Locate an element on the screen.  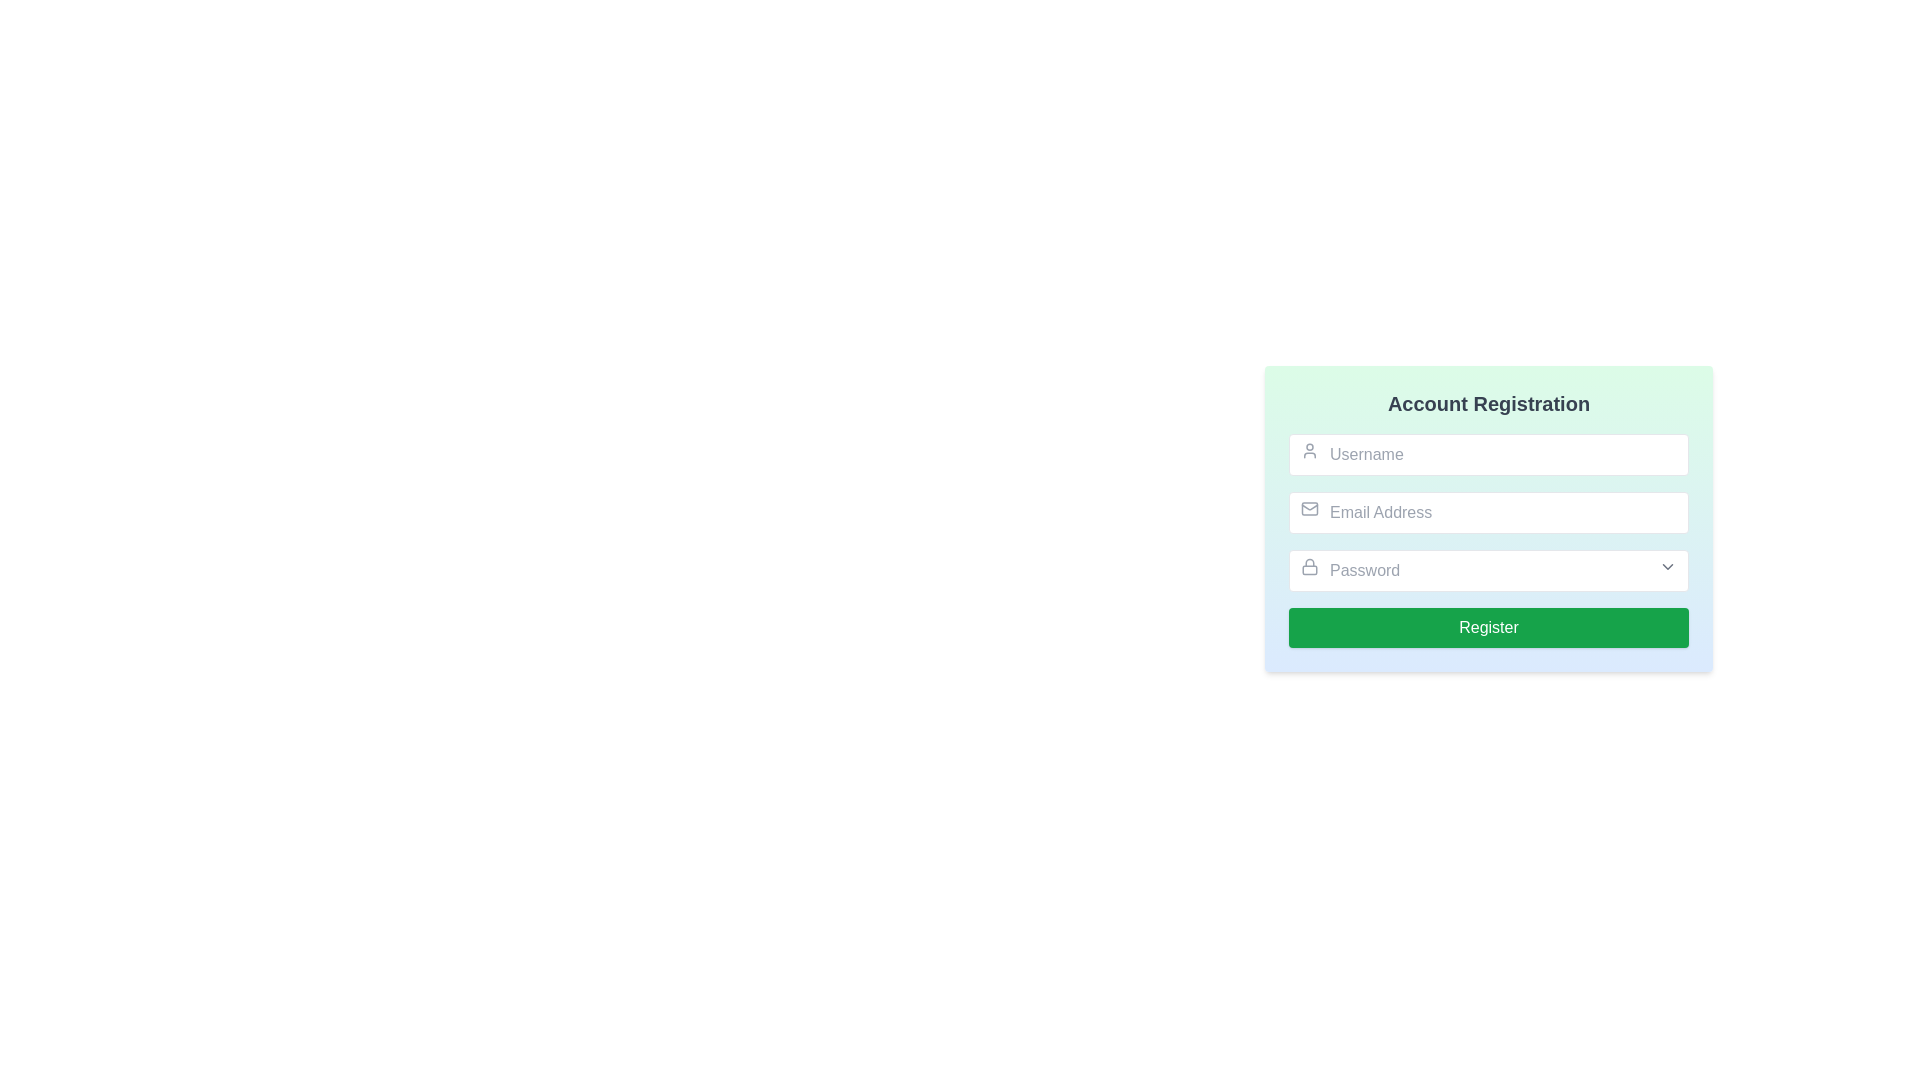
the button that toggles the visibility of the password input field, located at the right side of the password input field is located at coordinates (1668, 567).